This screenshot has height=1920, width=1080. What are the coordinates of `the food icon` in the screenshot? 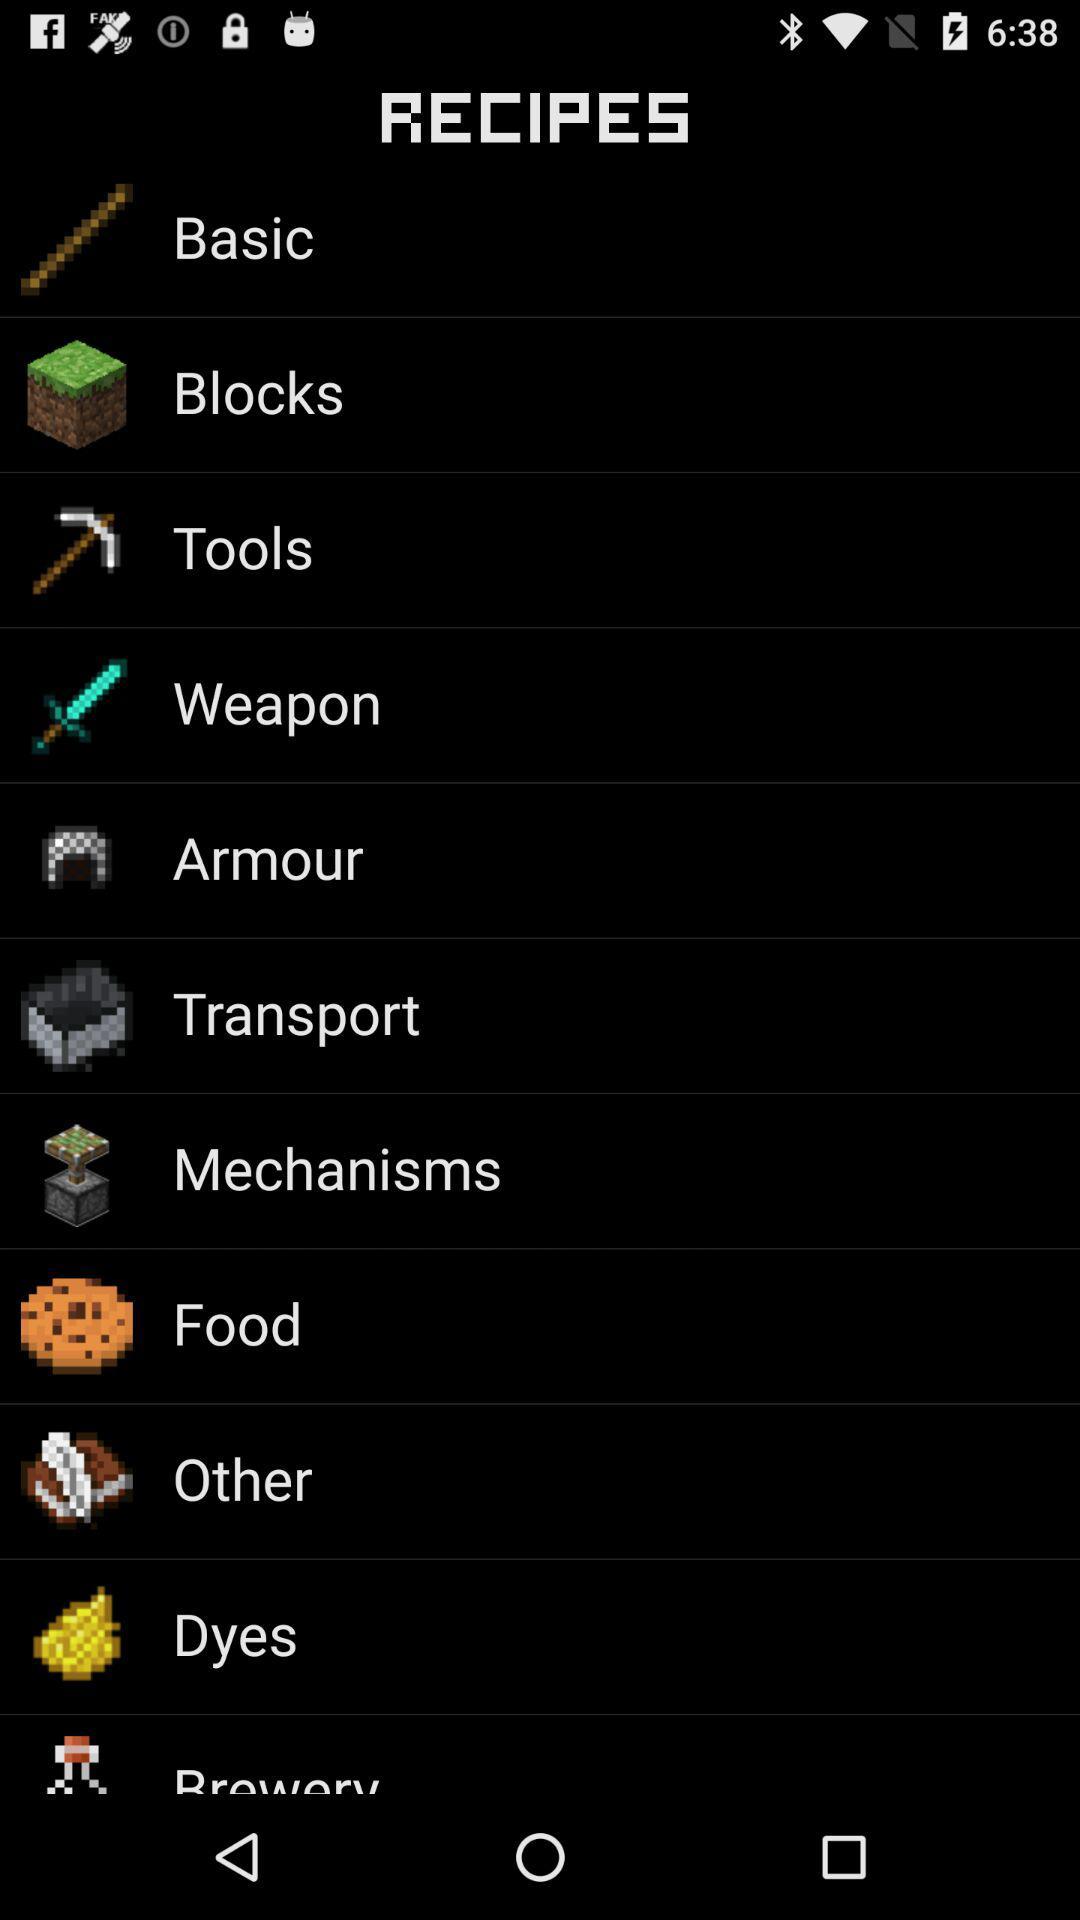 It's located at (236, 1322).